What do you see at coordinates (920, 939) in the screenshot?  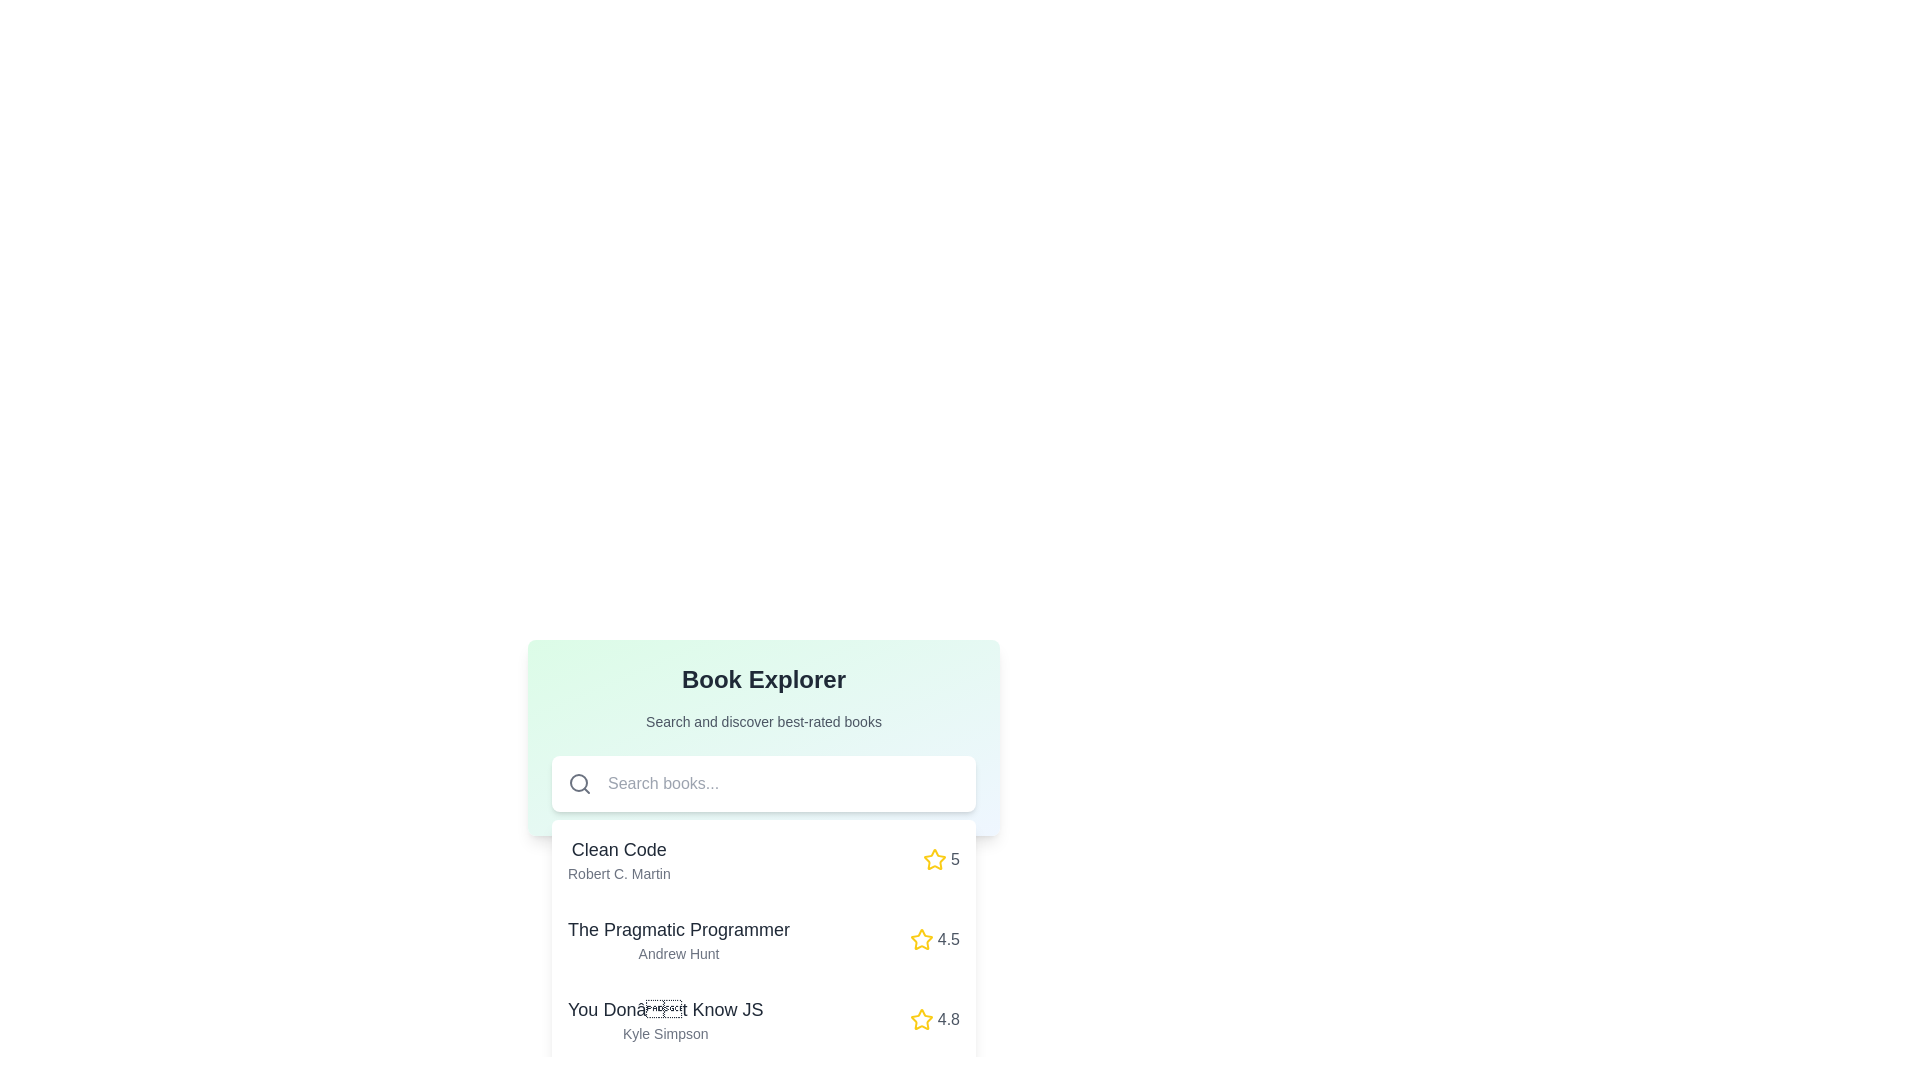 I see `the rating icon associated with the book 'The Pragmatic Programmer' by Andrew Hunt, which is located to the right of the bold red numerical rating '4.5'` at bounding box center [920, 939].